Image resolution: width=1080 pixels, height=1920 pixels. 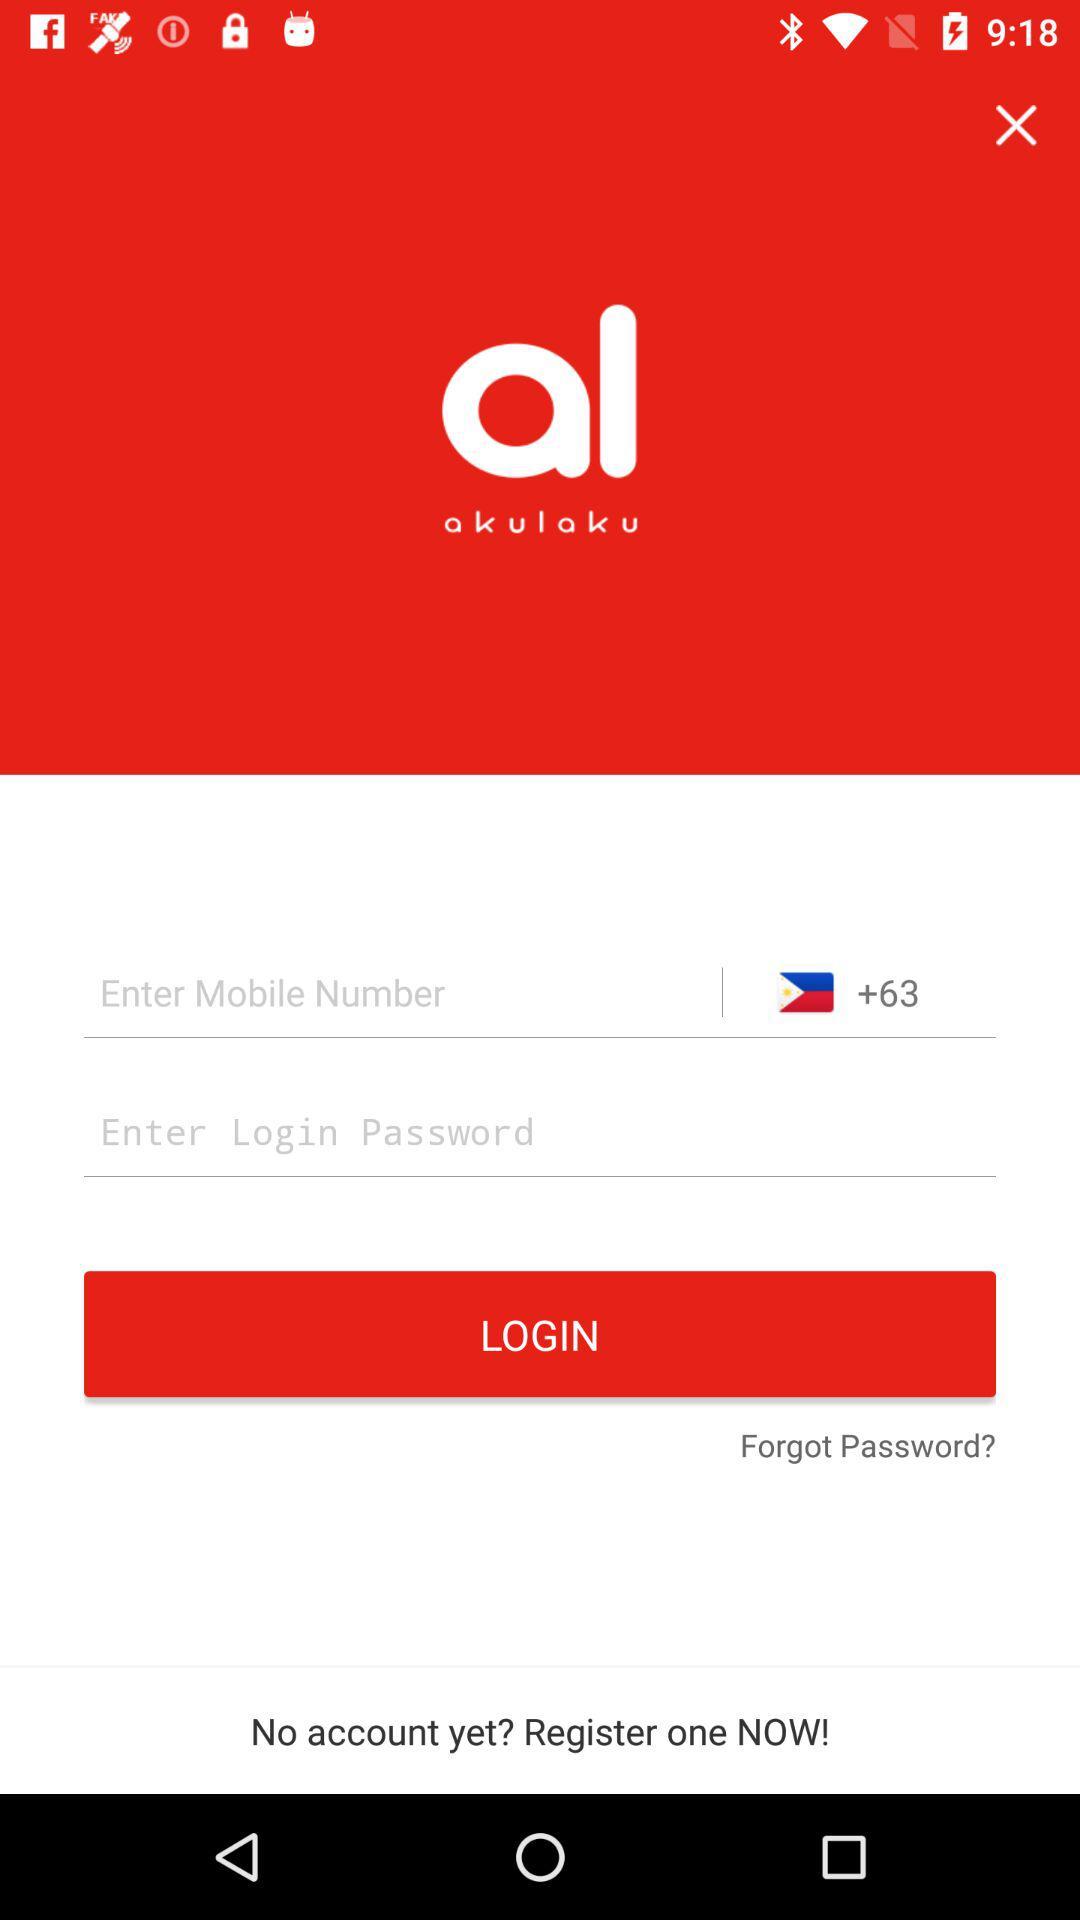 I want to click on the forgot password?, so click(x=867, y=1447).